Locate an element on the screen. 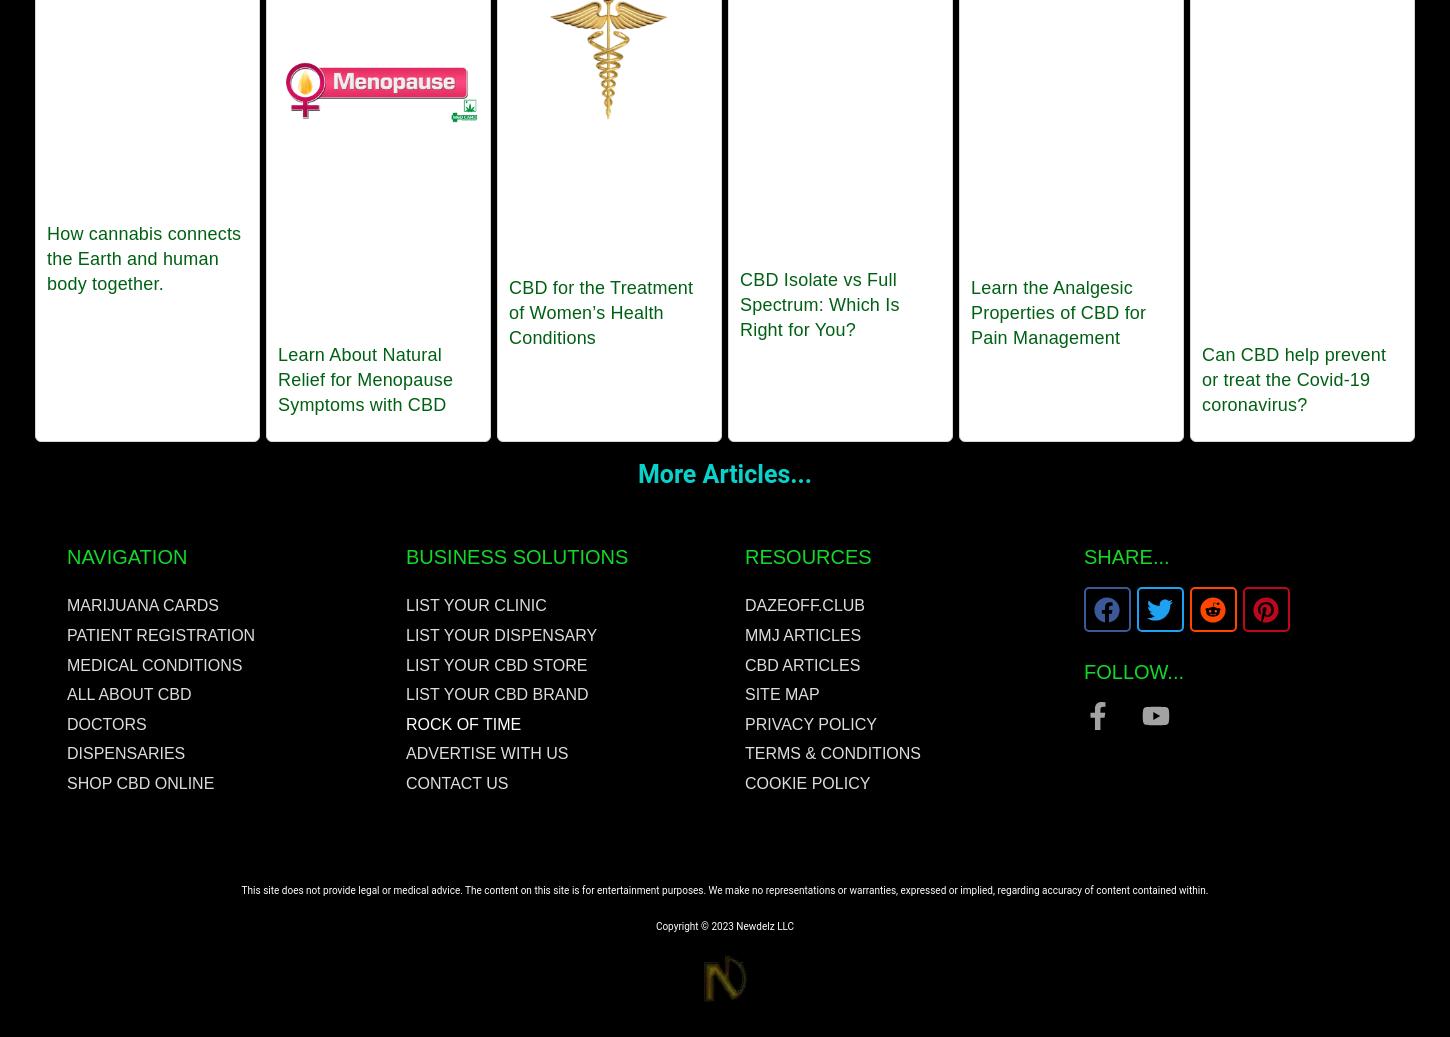 The height and width of the screenshot is (1037, 1450). 'Copyright © 2023 Newdelz LLC' is located at coordinates (723, 925).